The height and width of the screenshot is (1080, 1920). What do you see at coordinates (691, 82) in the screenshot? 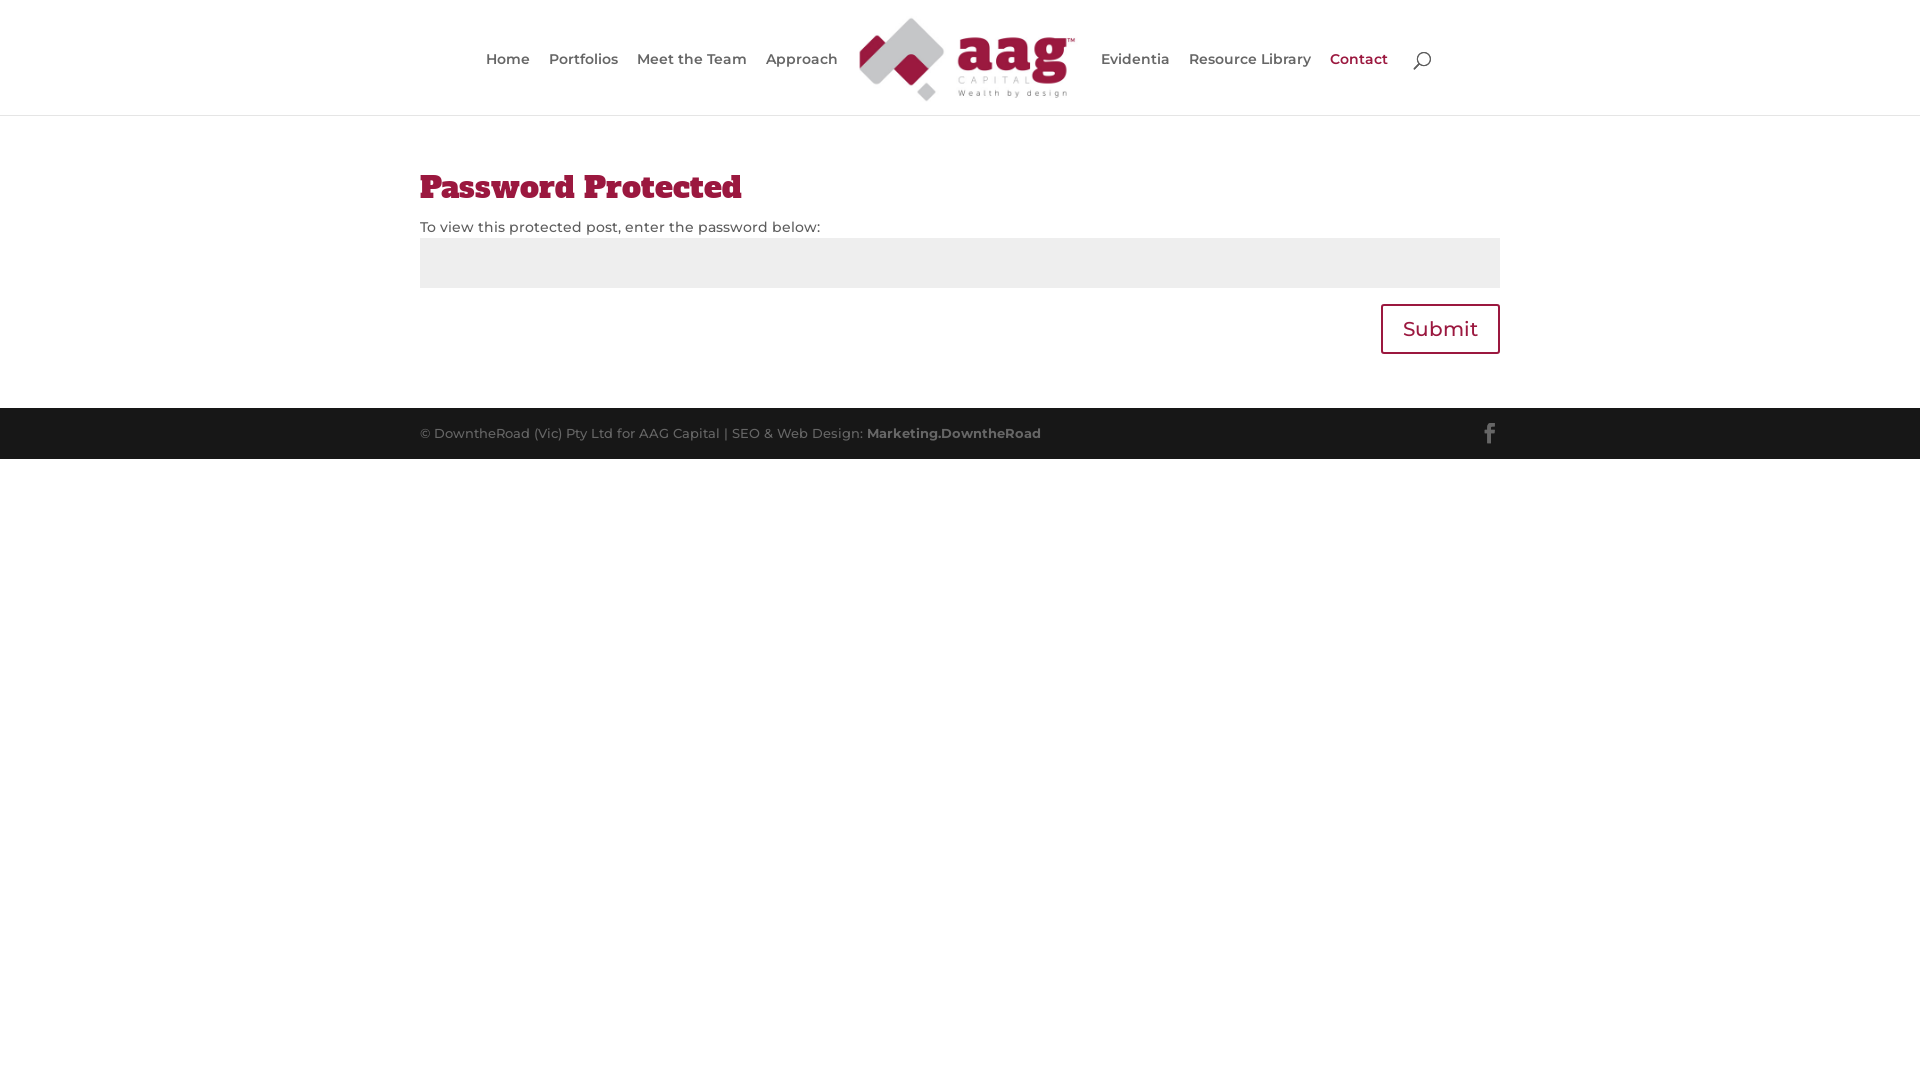
I see `'Meet the Team'` at bounding box center [691, 82].